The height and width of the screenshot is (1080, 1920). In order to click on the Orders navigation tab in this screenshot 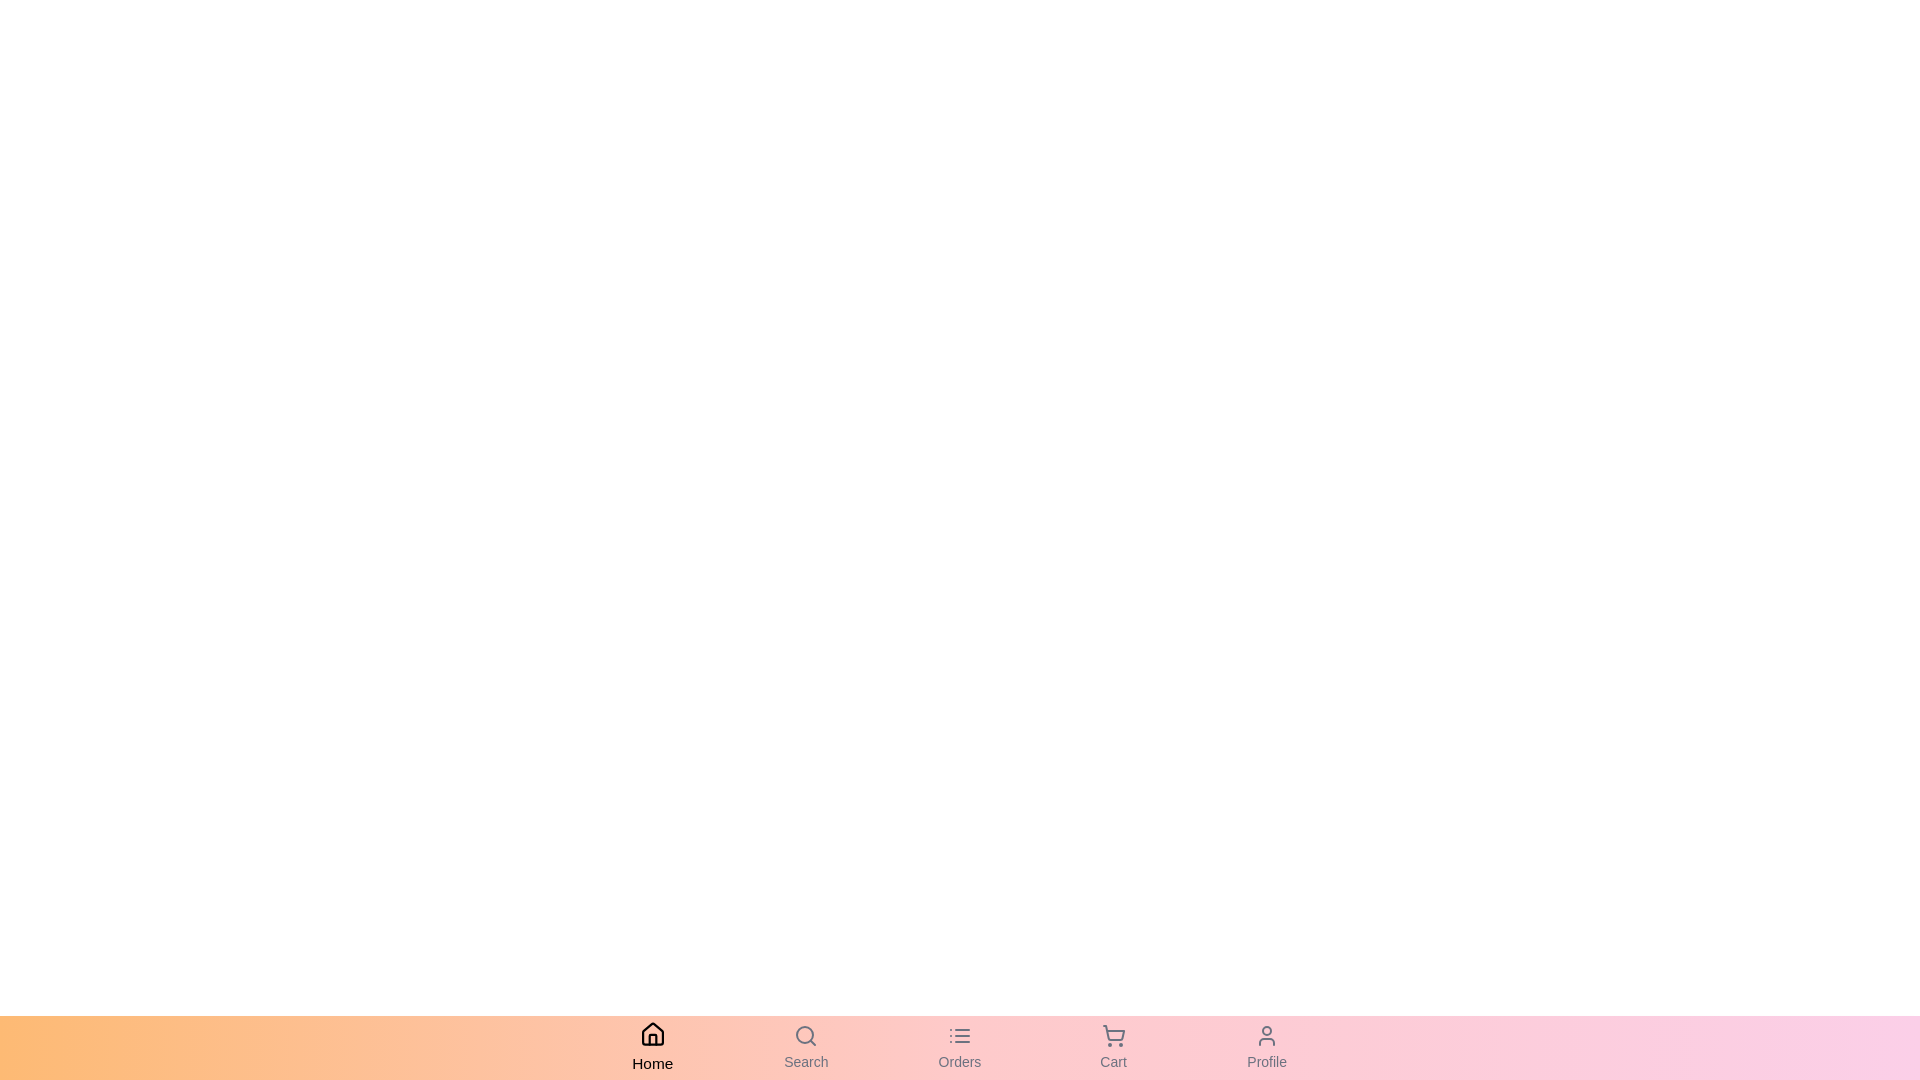, I will do `click(960, 1047)`.